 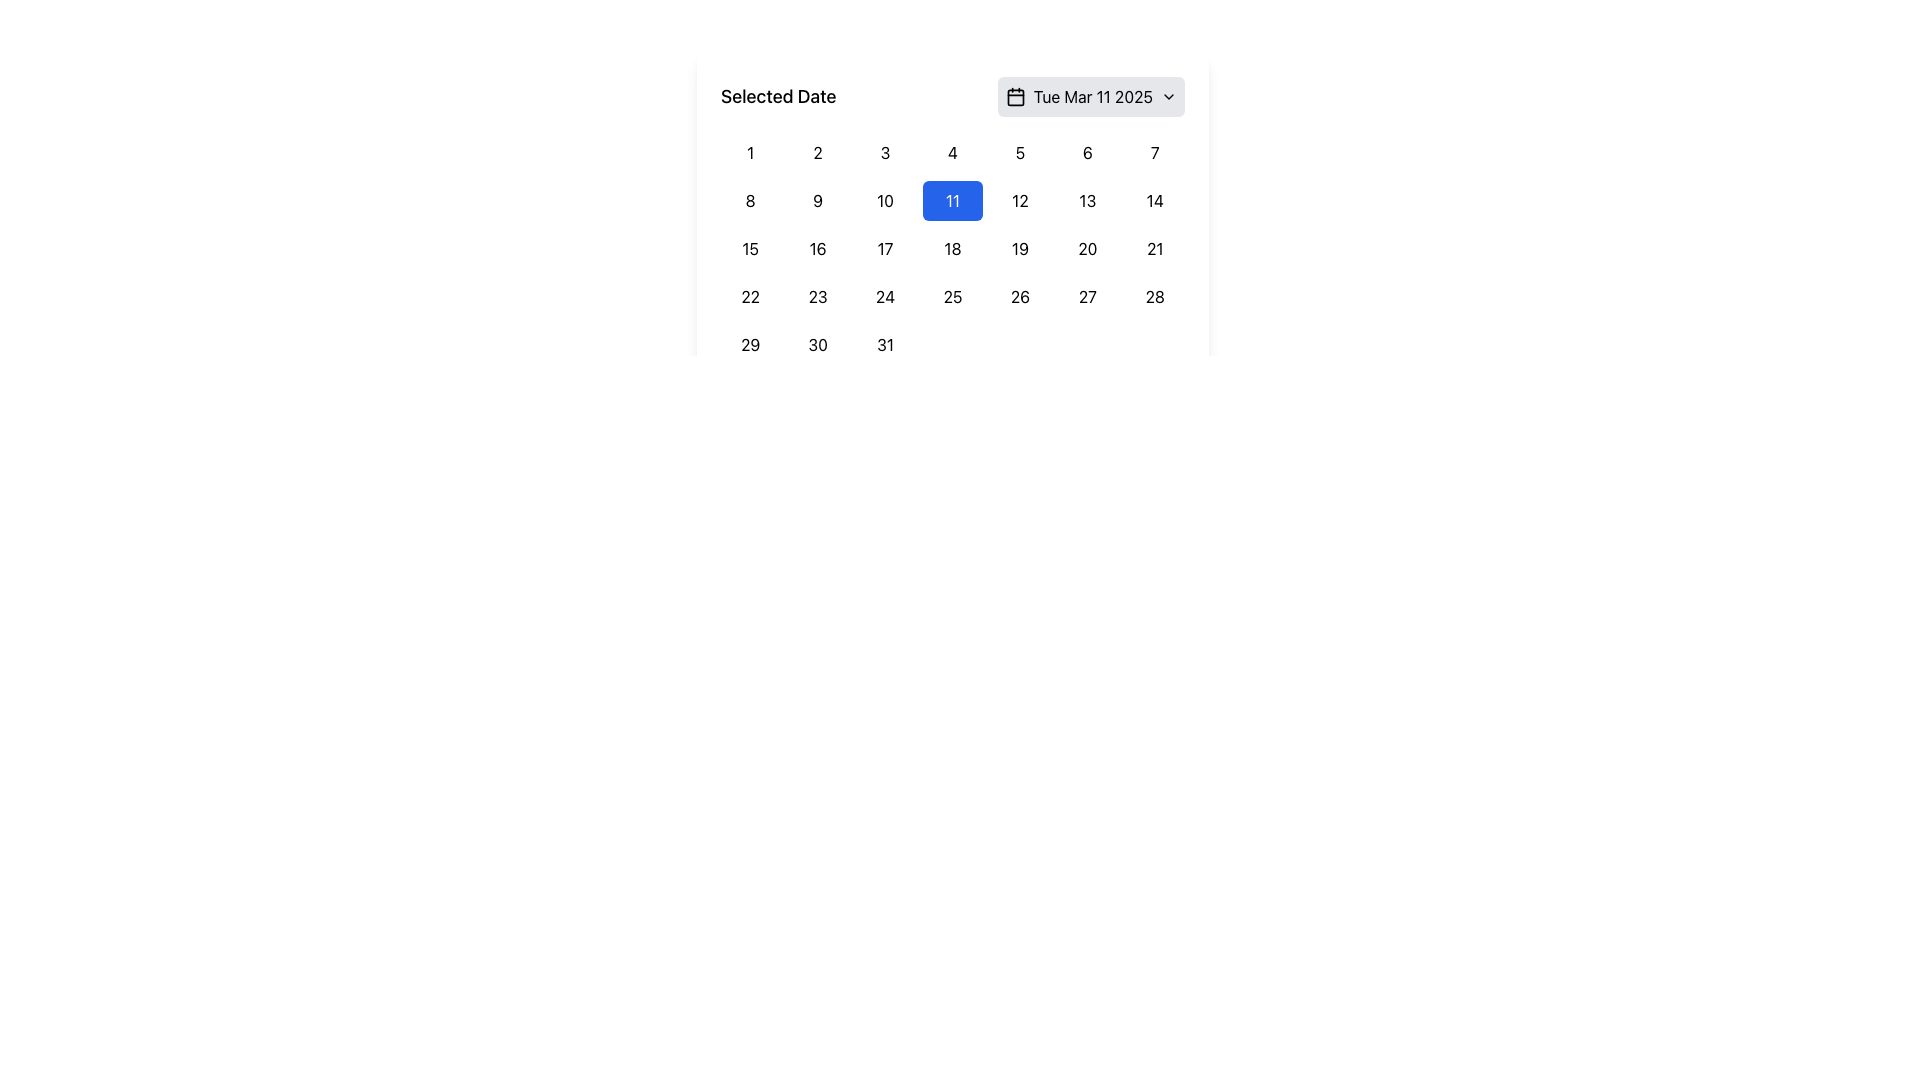 I want to click on the rectangular button displaying the numeral '14', which is located in the second row and seventh column of the grid layout, so click(x=1155, y=200).